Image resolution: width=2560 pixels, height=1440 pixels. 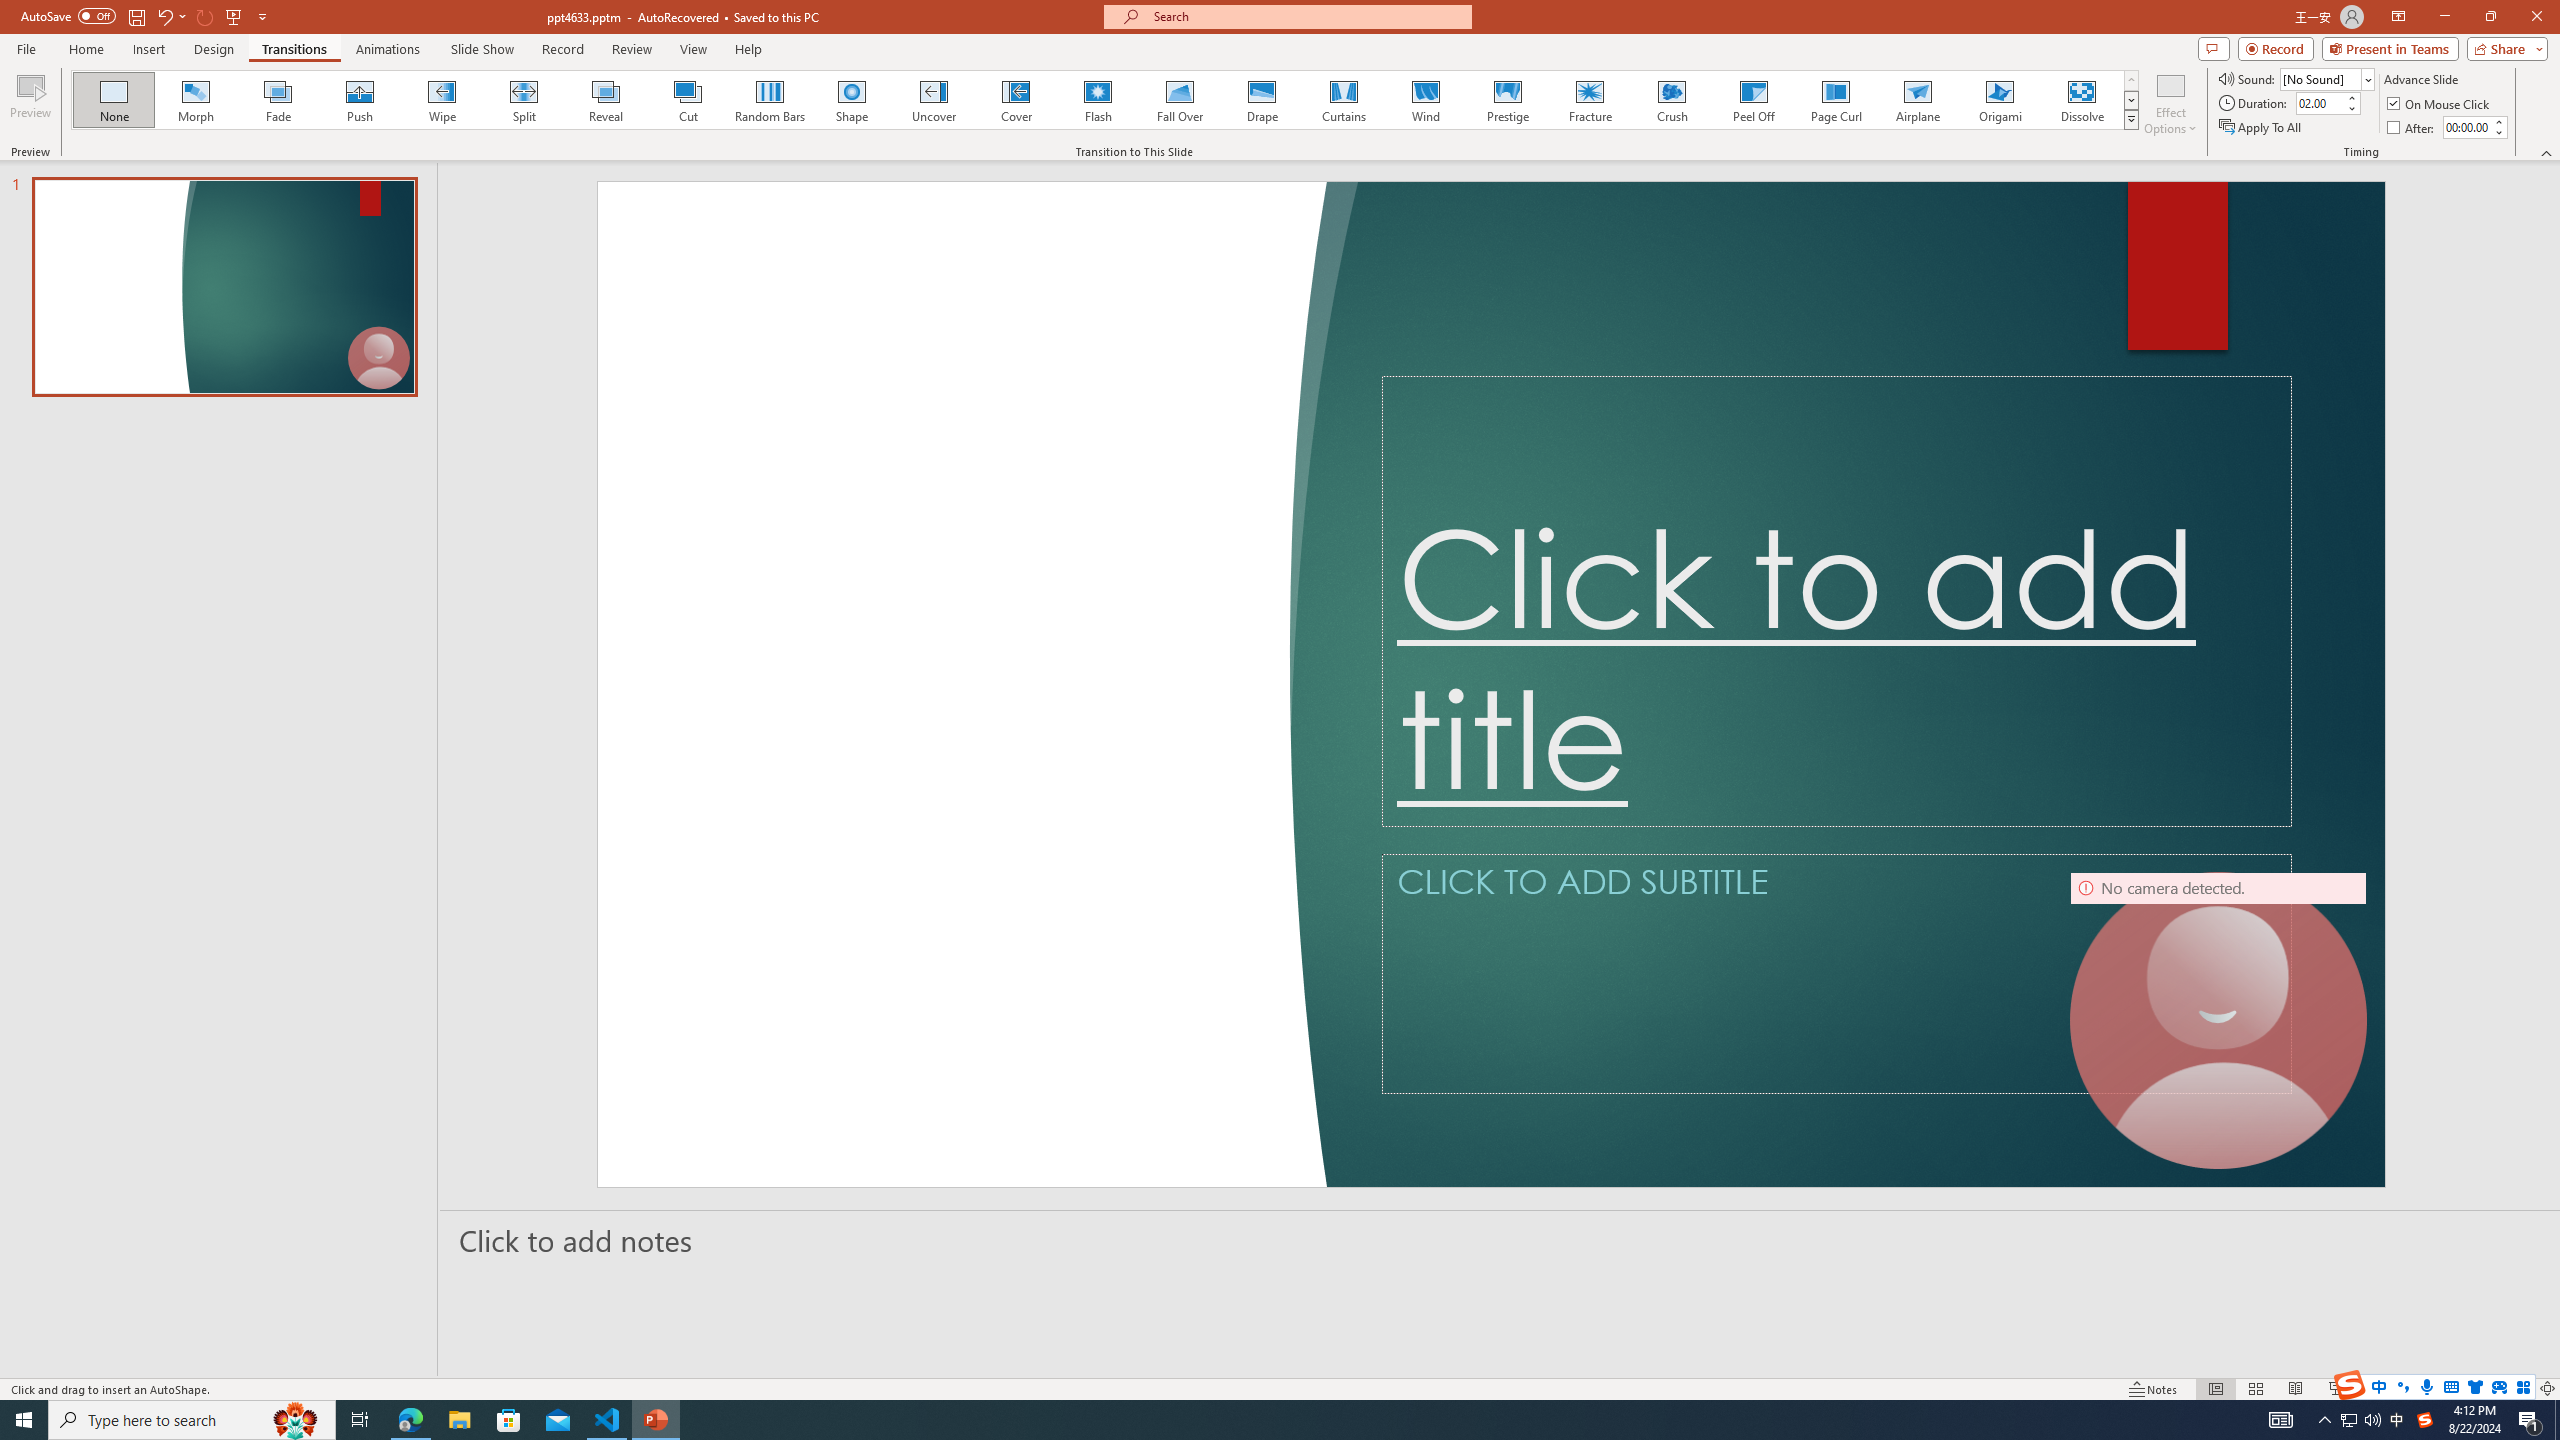 What do you see at coordinates (1916, 99) in the screenshot?
I see `'Airplane'` at bounding box center [1916, 99].